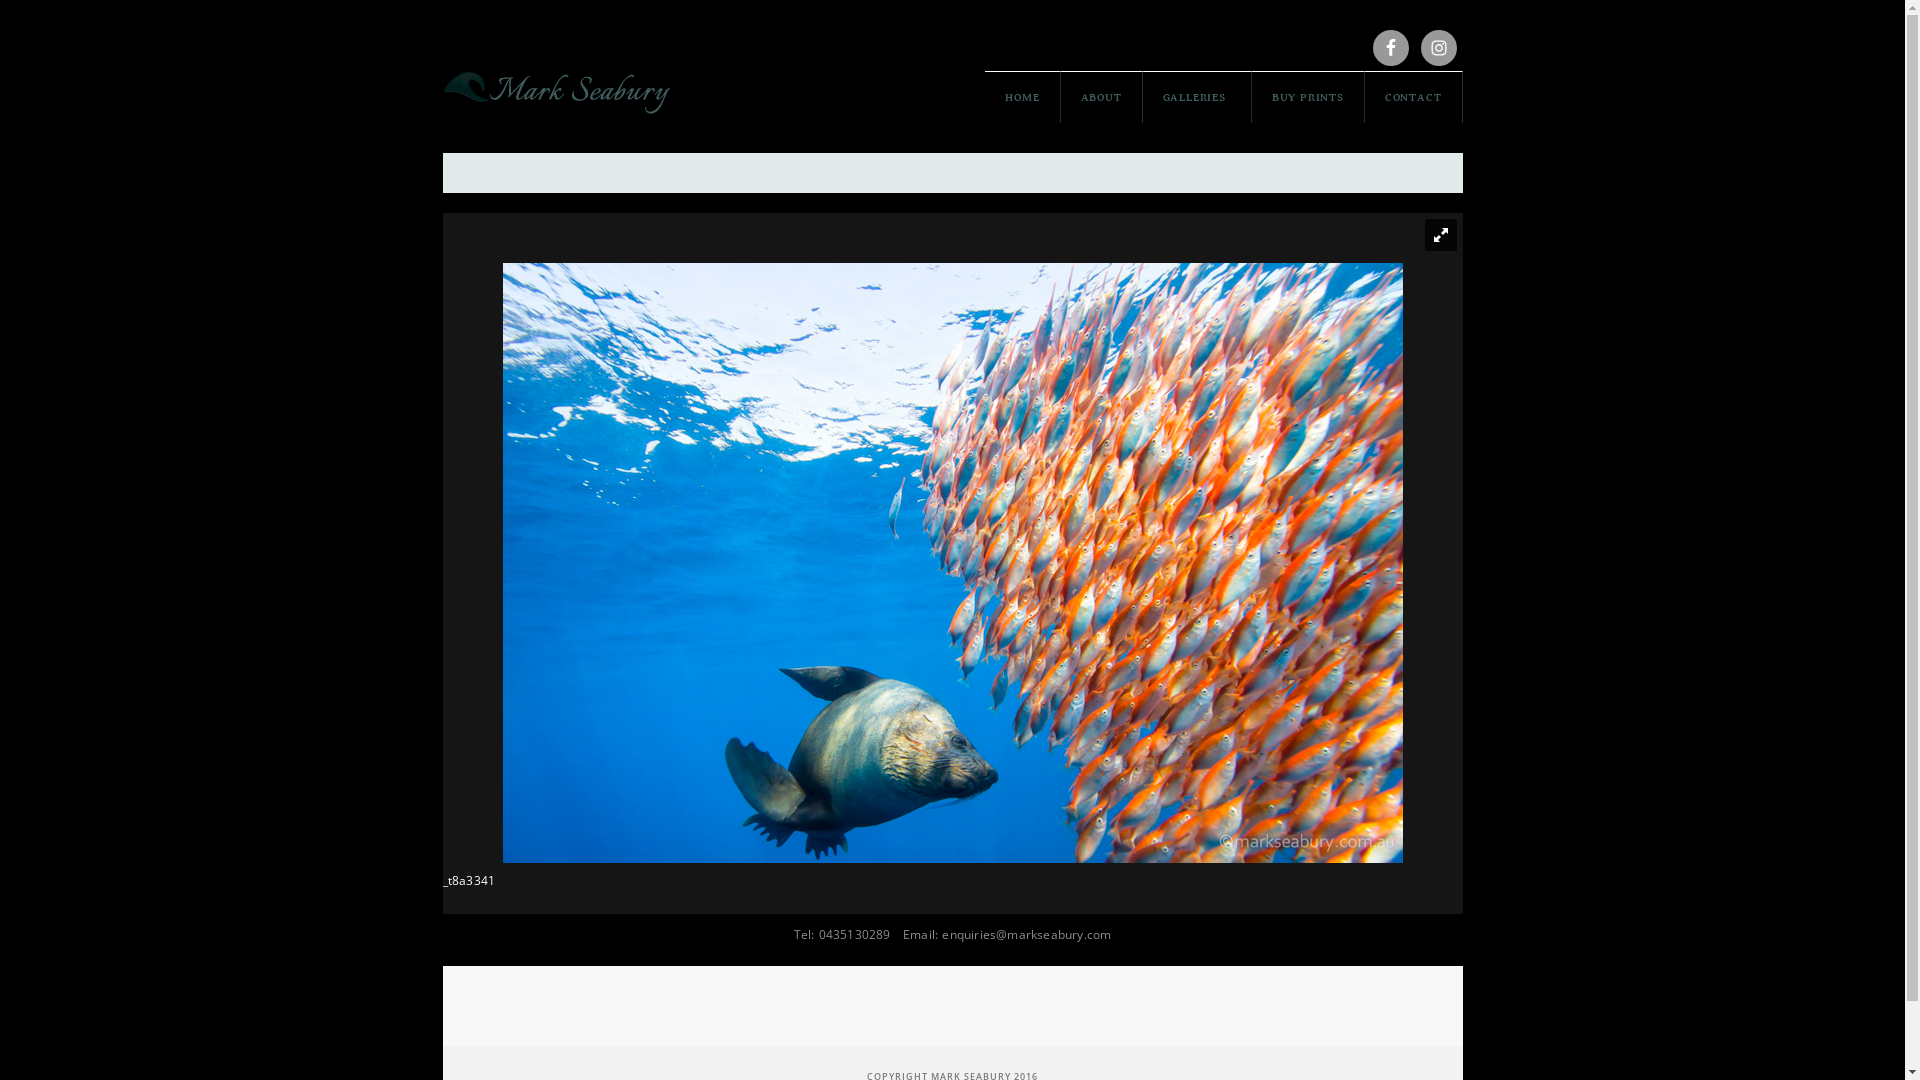 Image resolution: width=1920 pixels, height=1080 pixels. I want to click on 'CONTACT', so click(1413, 96).